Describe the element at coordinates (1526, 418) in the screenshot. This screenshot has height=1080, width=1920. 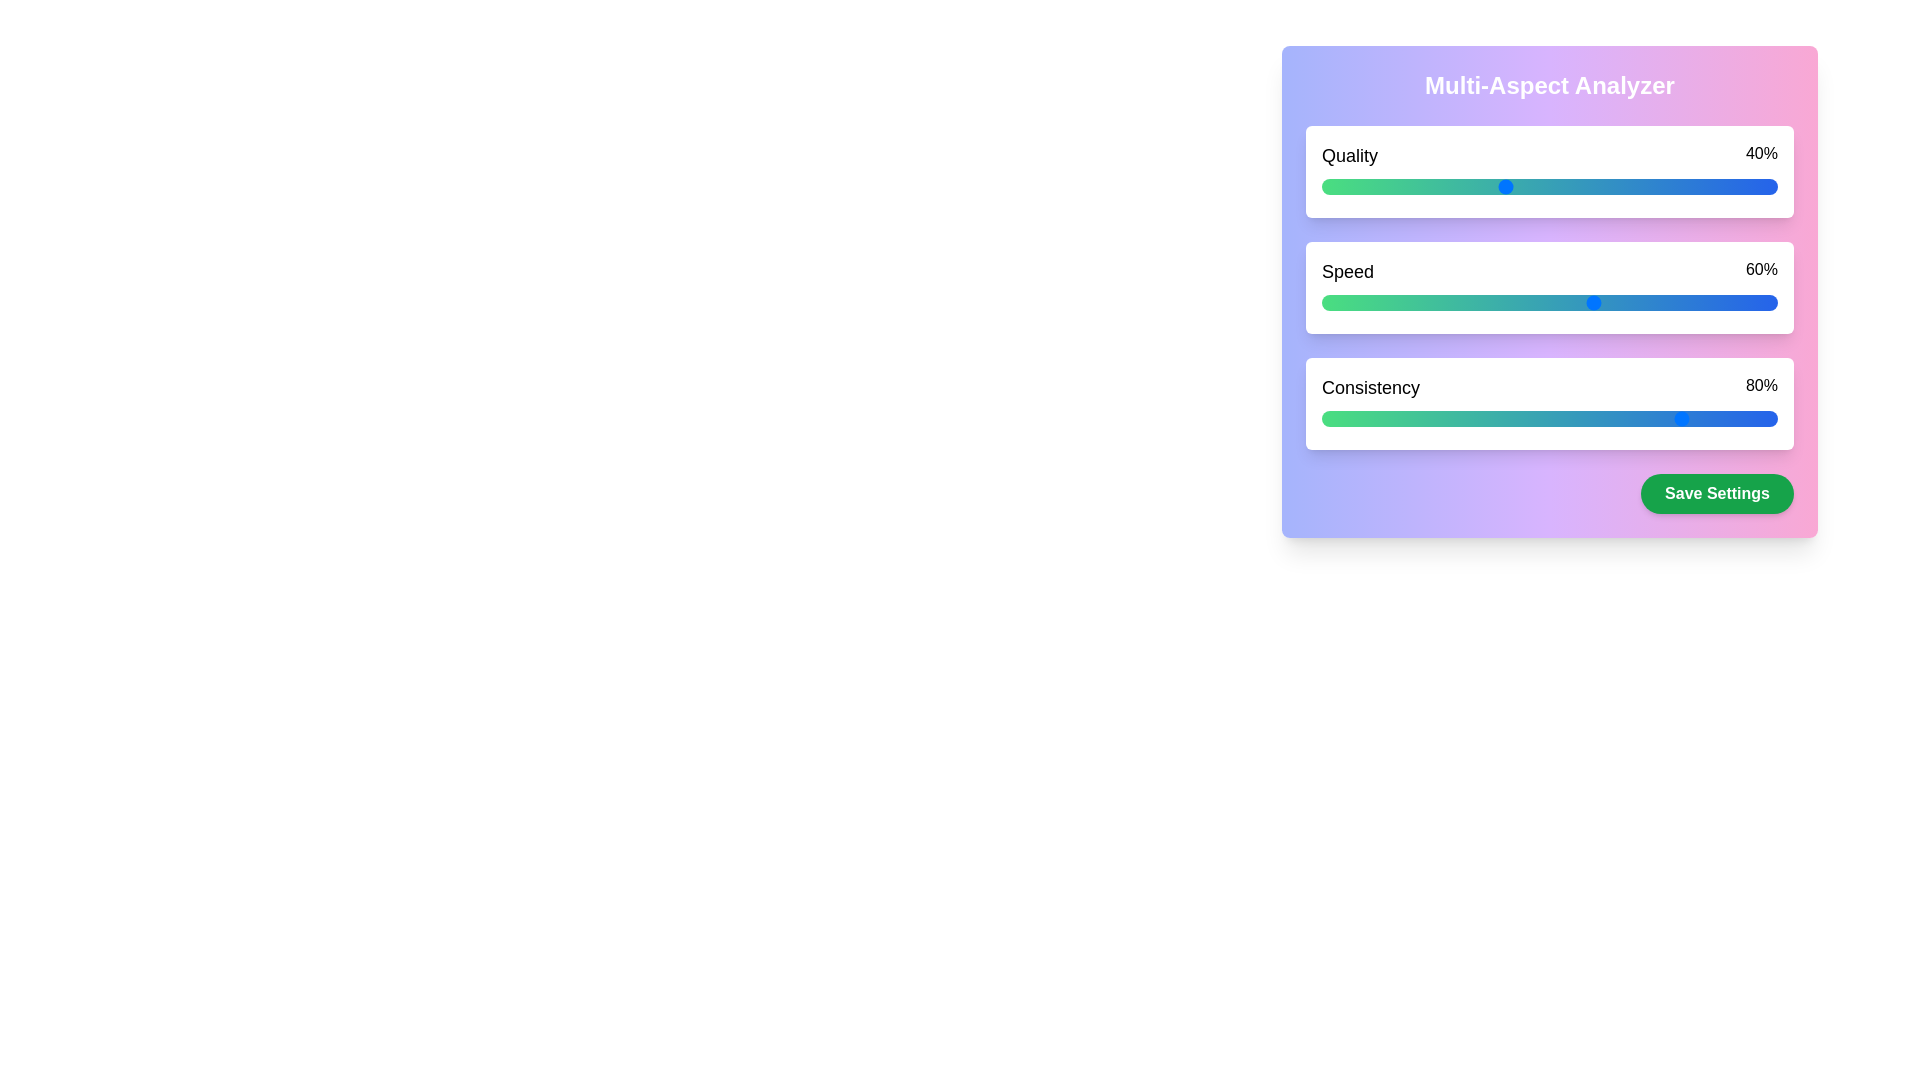
I see `Consistency` at that location.